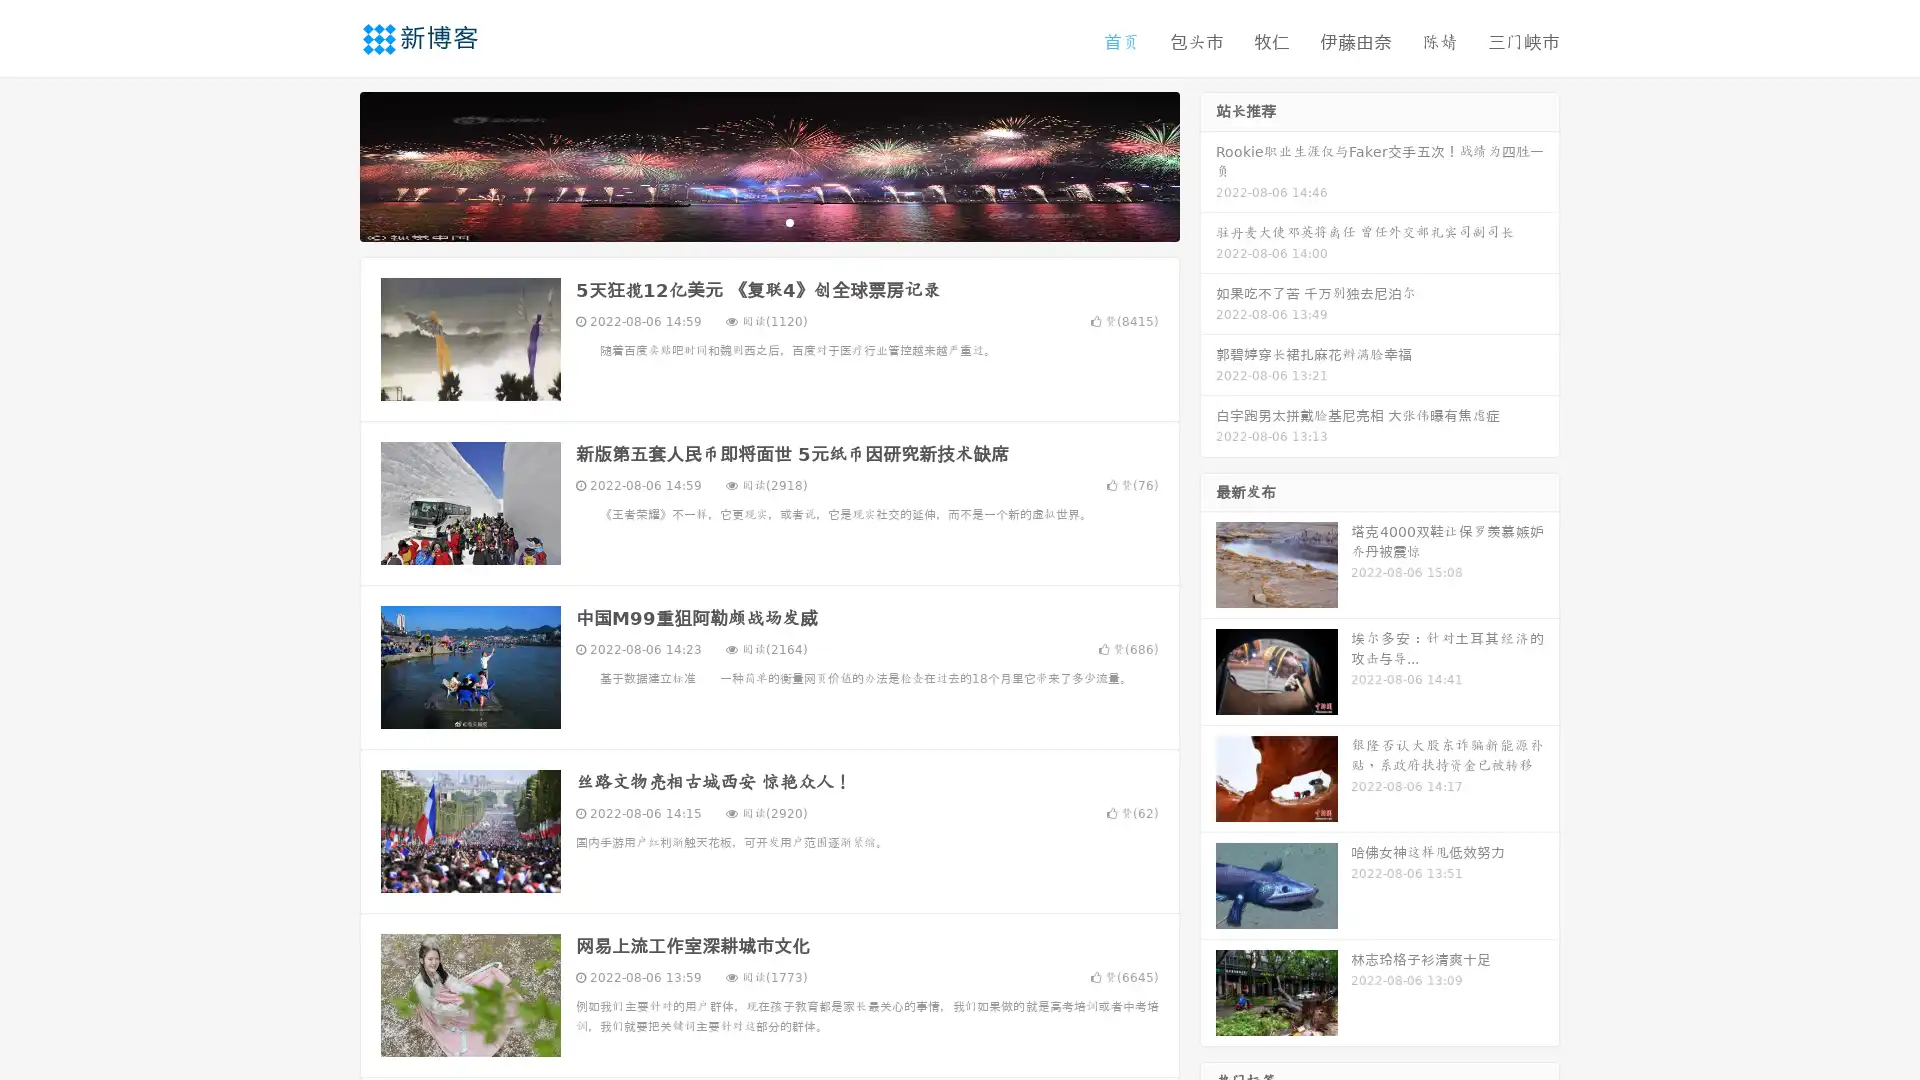 Image resolution: width=1920 pixels, height=1080 pixels. What do you see at coordinates (748, 225) in the screenshot?
I see `Go to slide 1` at bounding box center [748, 225].